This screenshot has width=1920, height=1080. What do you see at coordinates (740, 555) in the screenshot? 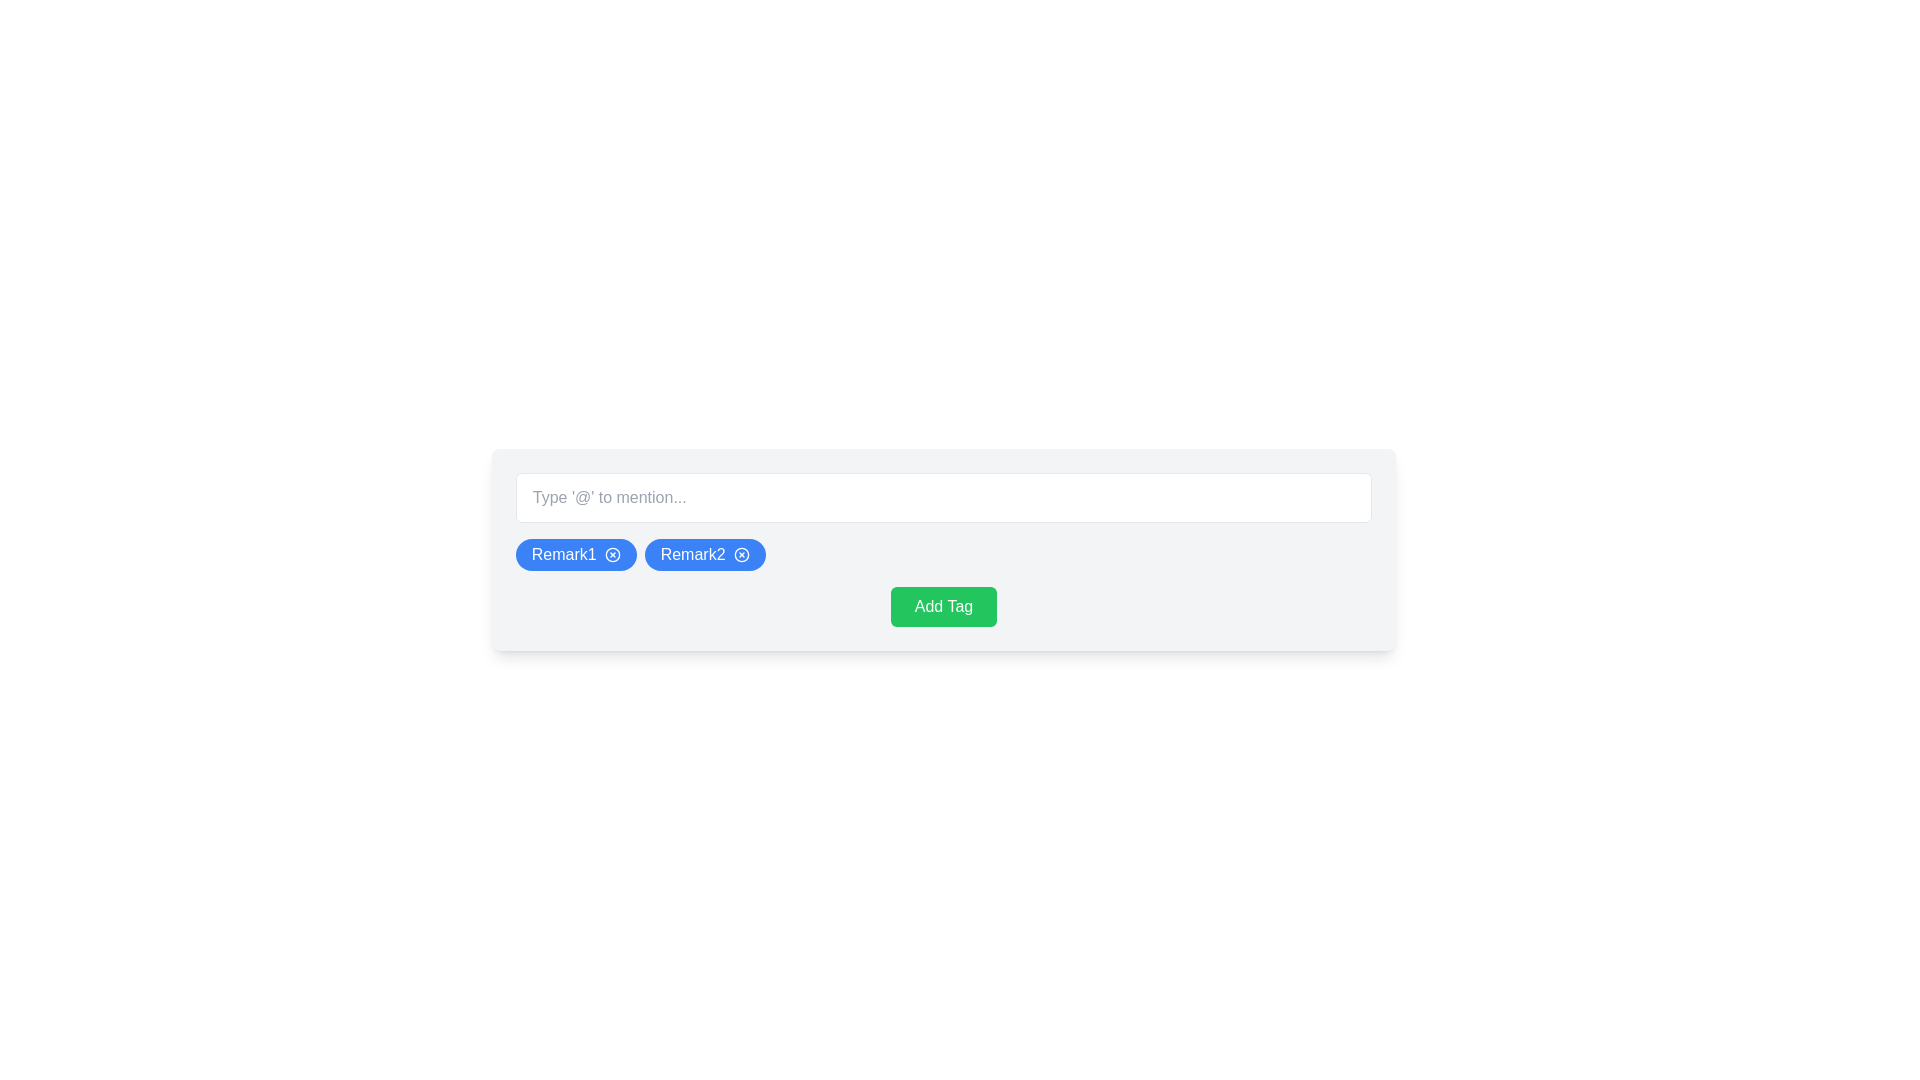
I see `the deletion icon button located to the immediate right of the 'Remark2' label` at bounding box center [740, 555].